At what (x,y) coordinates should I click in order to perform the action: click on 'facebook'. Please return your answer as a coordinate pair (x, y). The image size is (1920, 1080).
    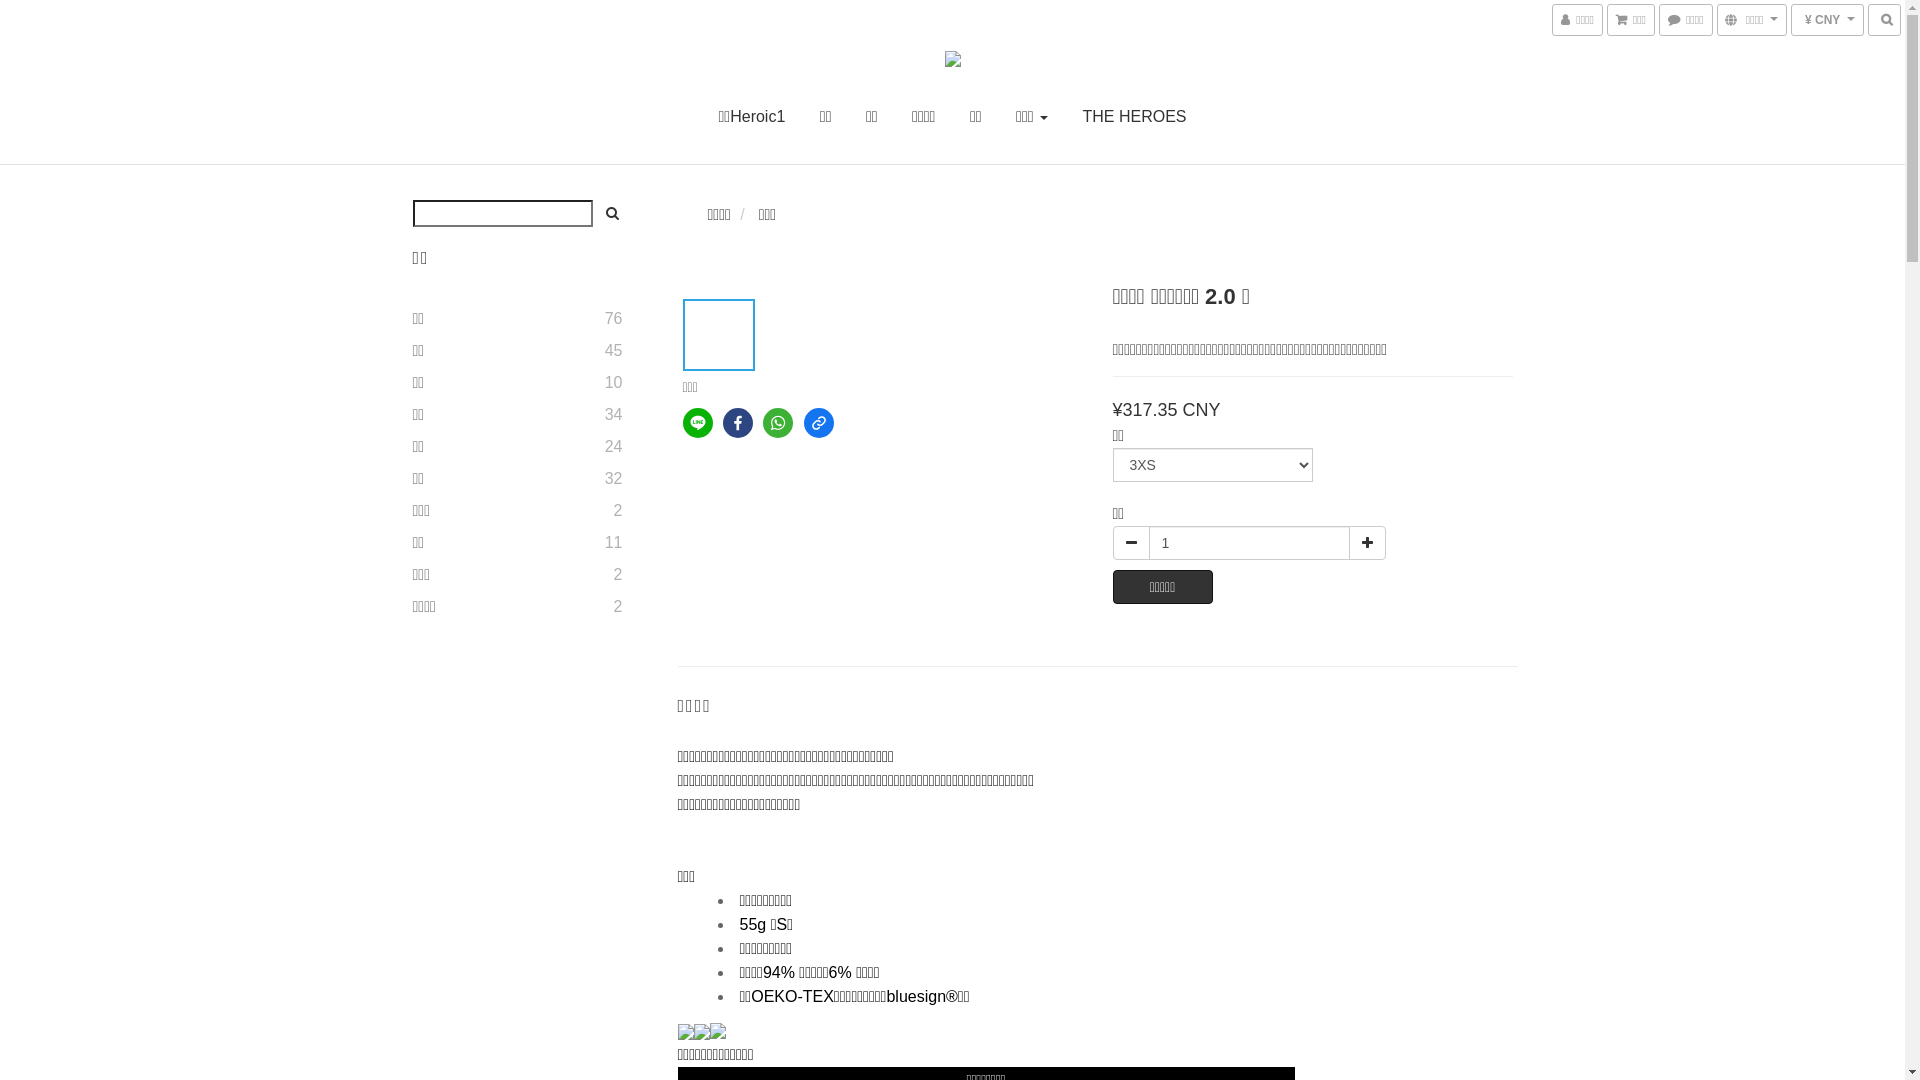
    Looking at the image, I should click on (722, 422).